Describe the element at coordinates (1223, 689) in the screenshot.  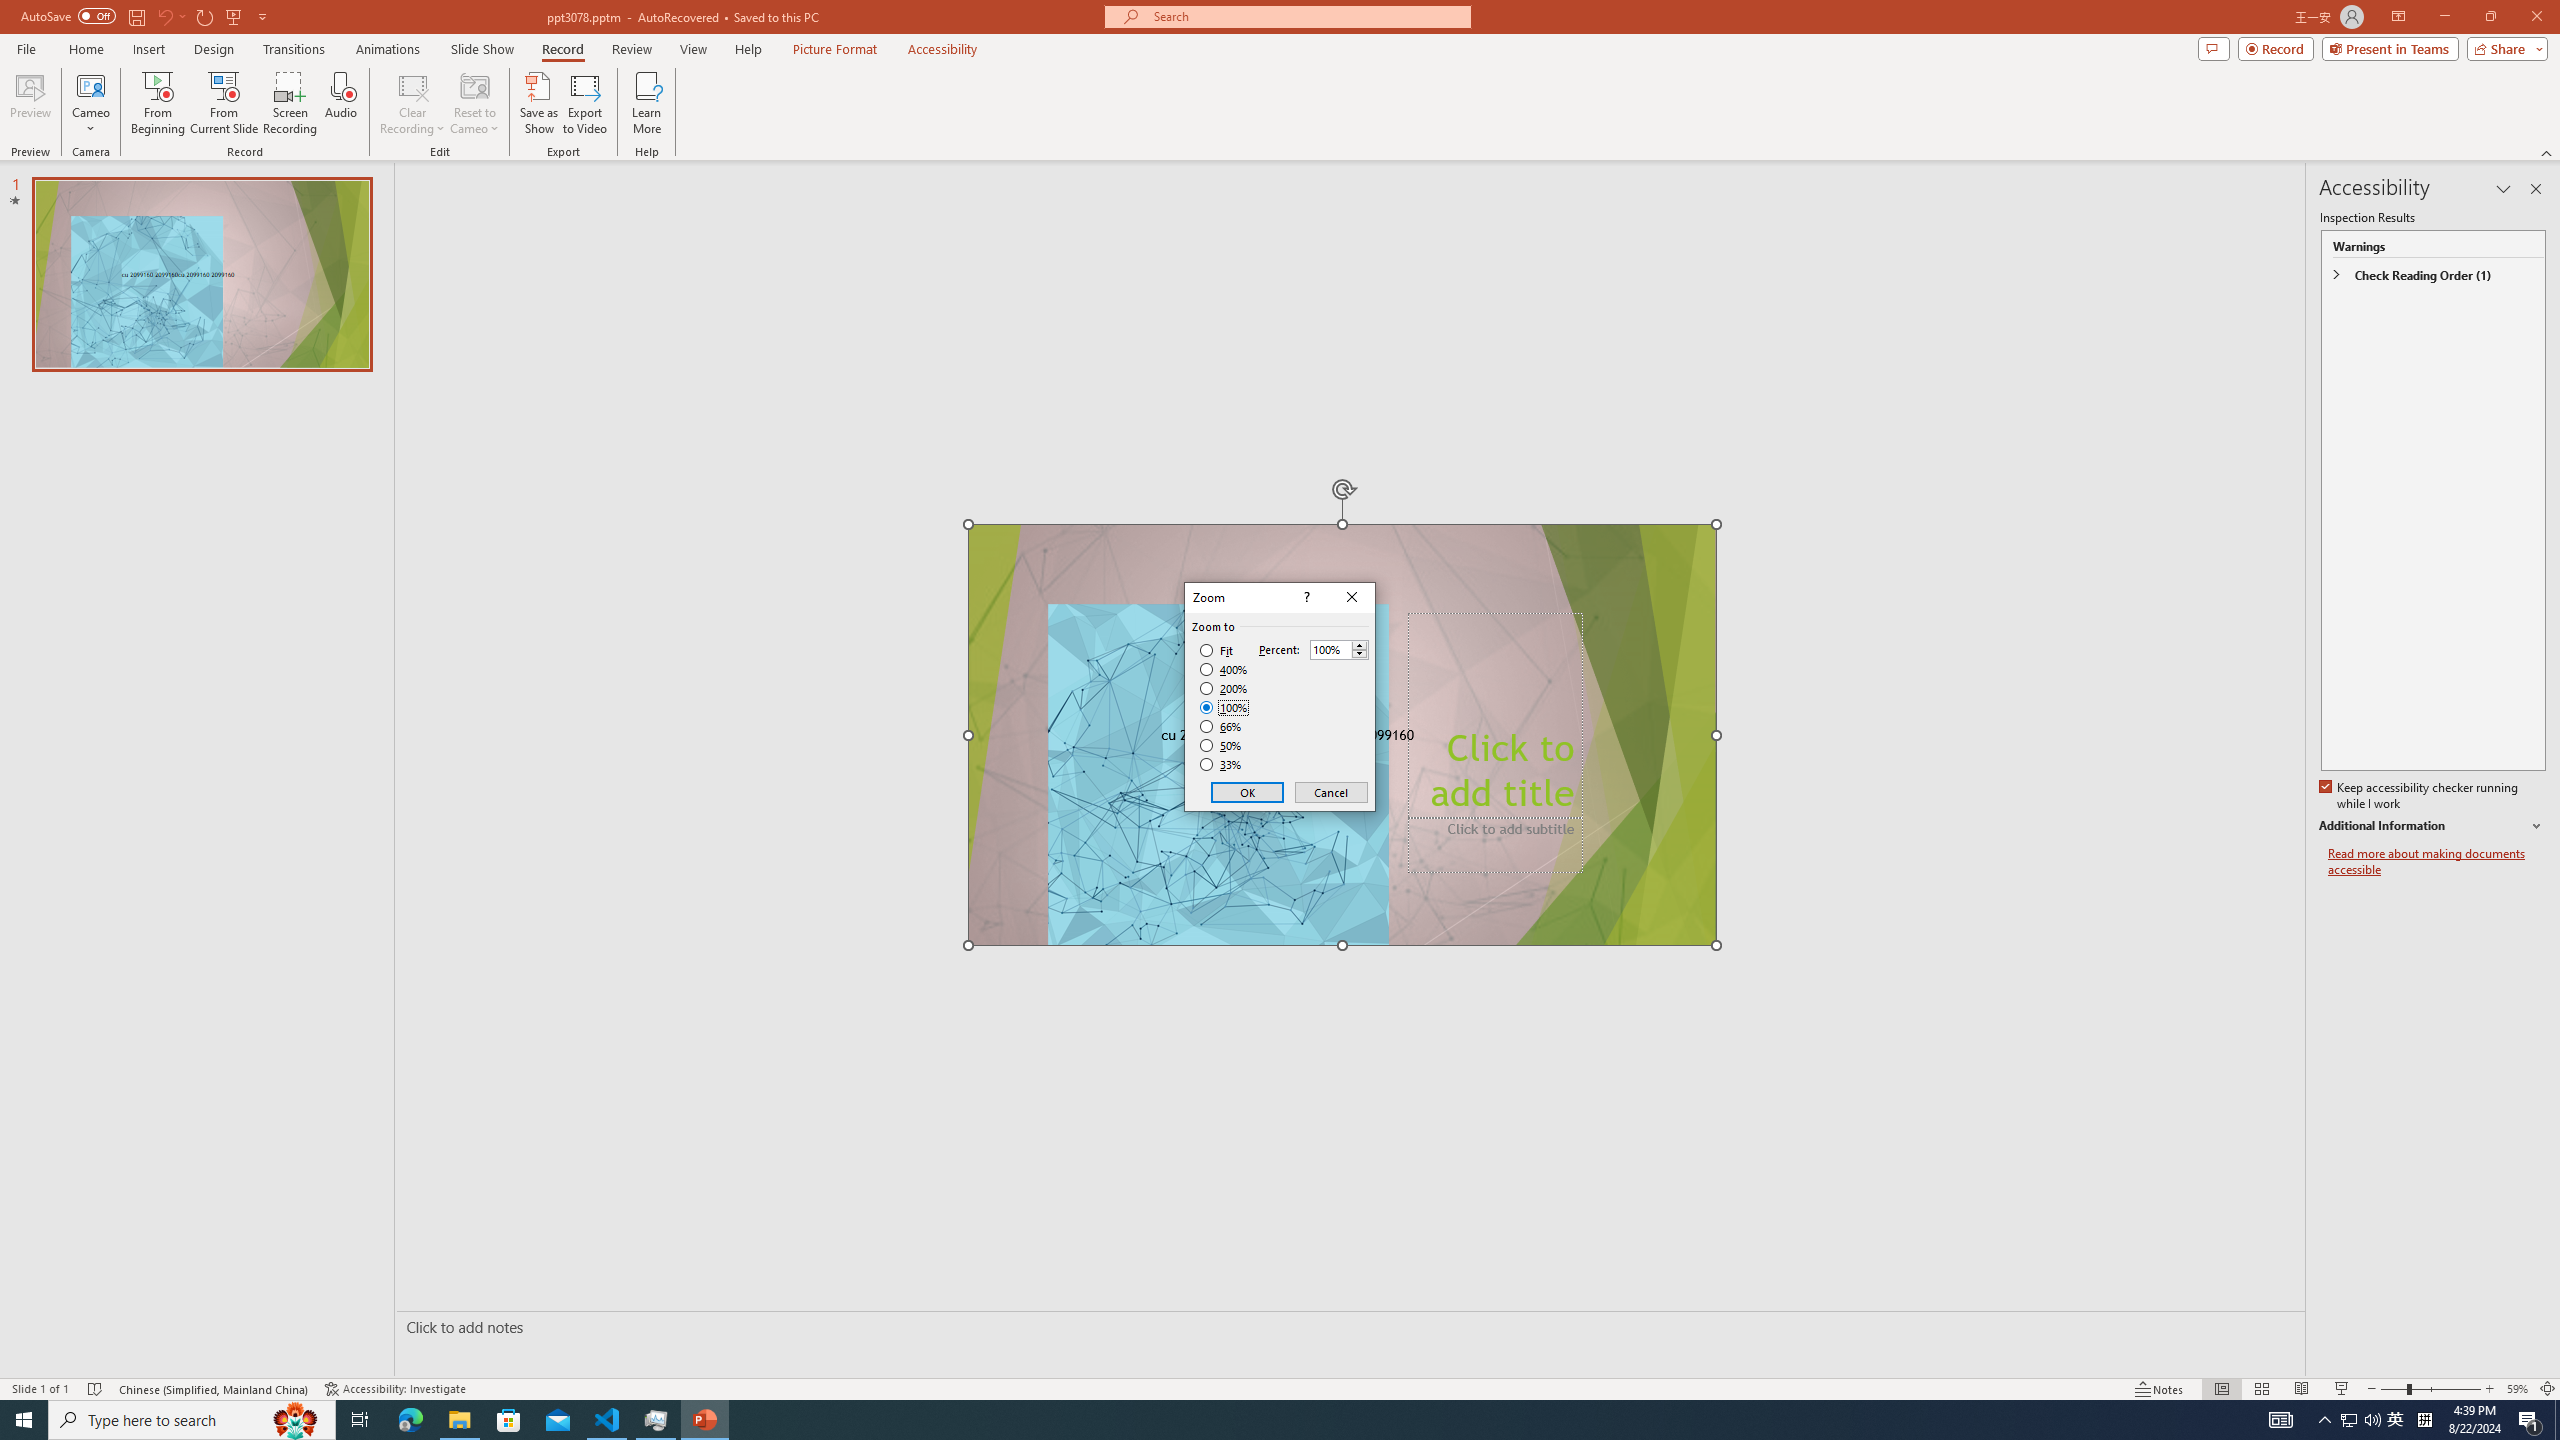
I see `'200%'` at that location.